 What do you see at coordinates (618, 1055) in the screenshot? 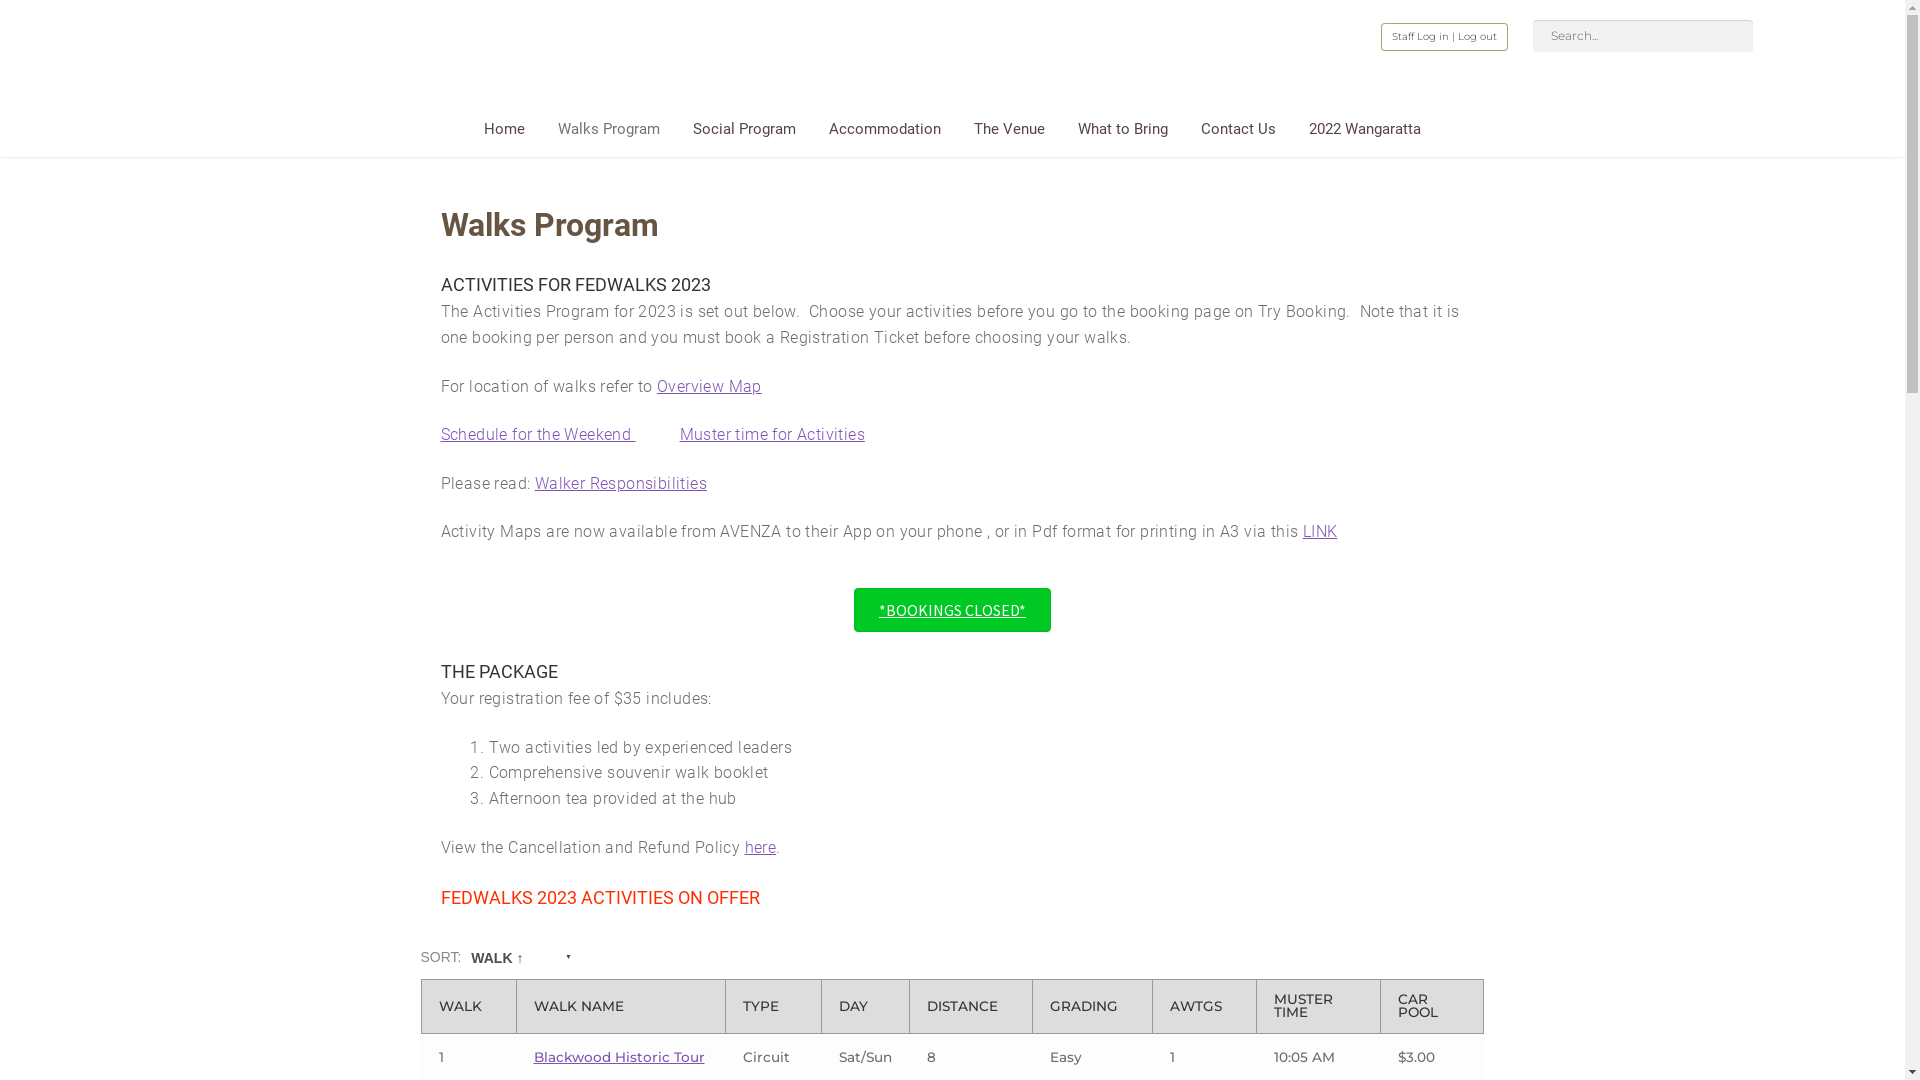
I see `'Blackwood Historic Tour'` at bounding box center [618, 1055].